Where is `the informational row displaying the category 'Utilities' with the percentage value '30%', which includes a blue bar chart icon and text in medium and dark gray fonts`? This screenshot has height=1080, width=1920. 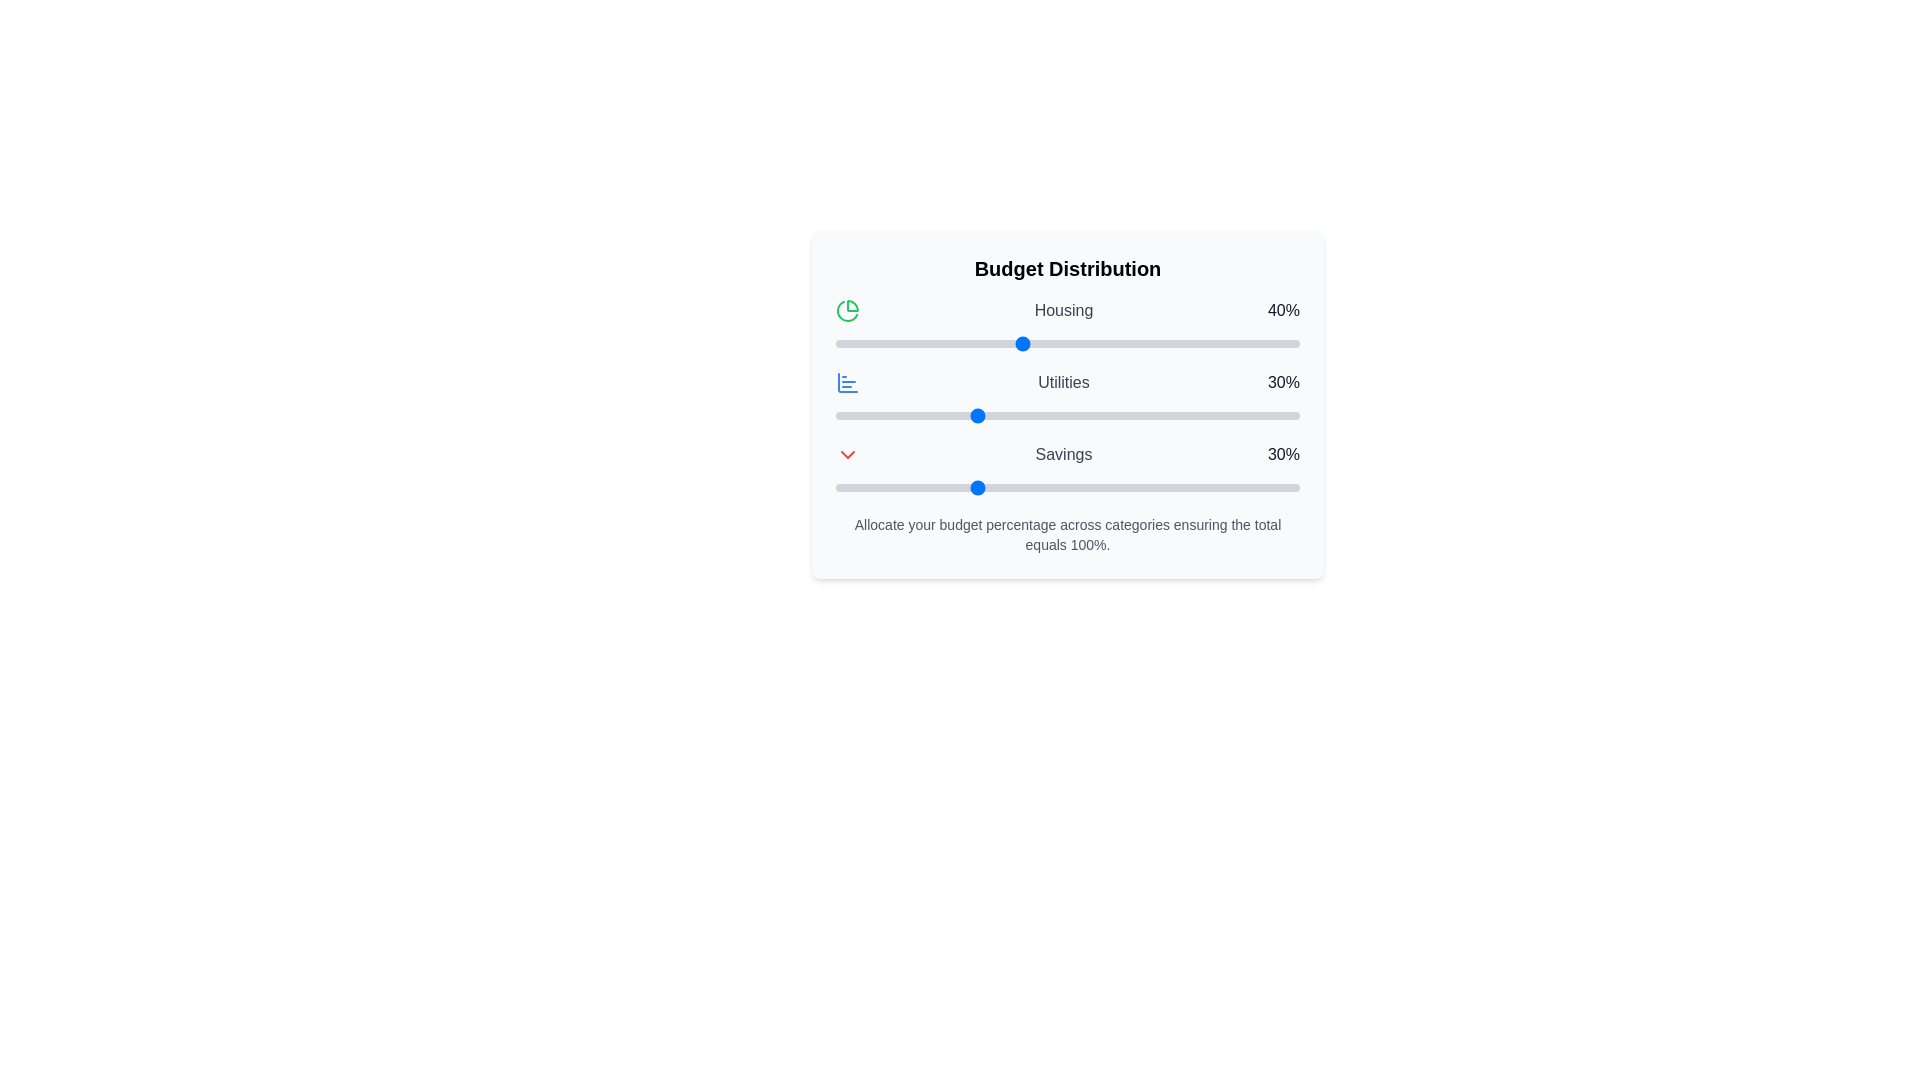 the informational row displaying the category 'Utilities' with the percentage value '30%', which includes a blue bar chart icon and text in medium and dark gray fonts is located at coordinates (1067, 382).